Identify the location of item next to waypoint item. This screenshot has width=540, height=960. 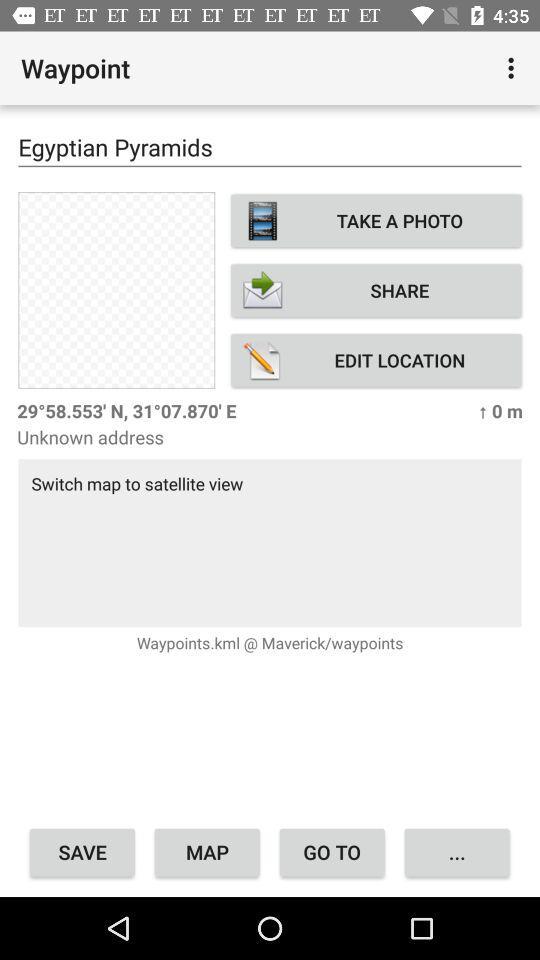
(513, 68).